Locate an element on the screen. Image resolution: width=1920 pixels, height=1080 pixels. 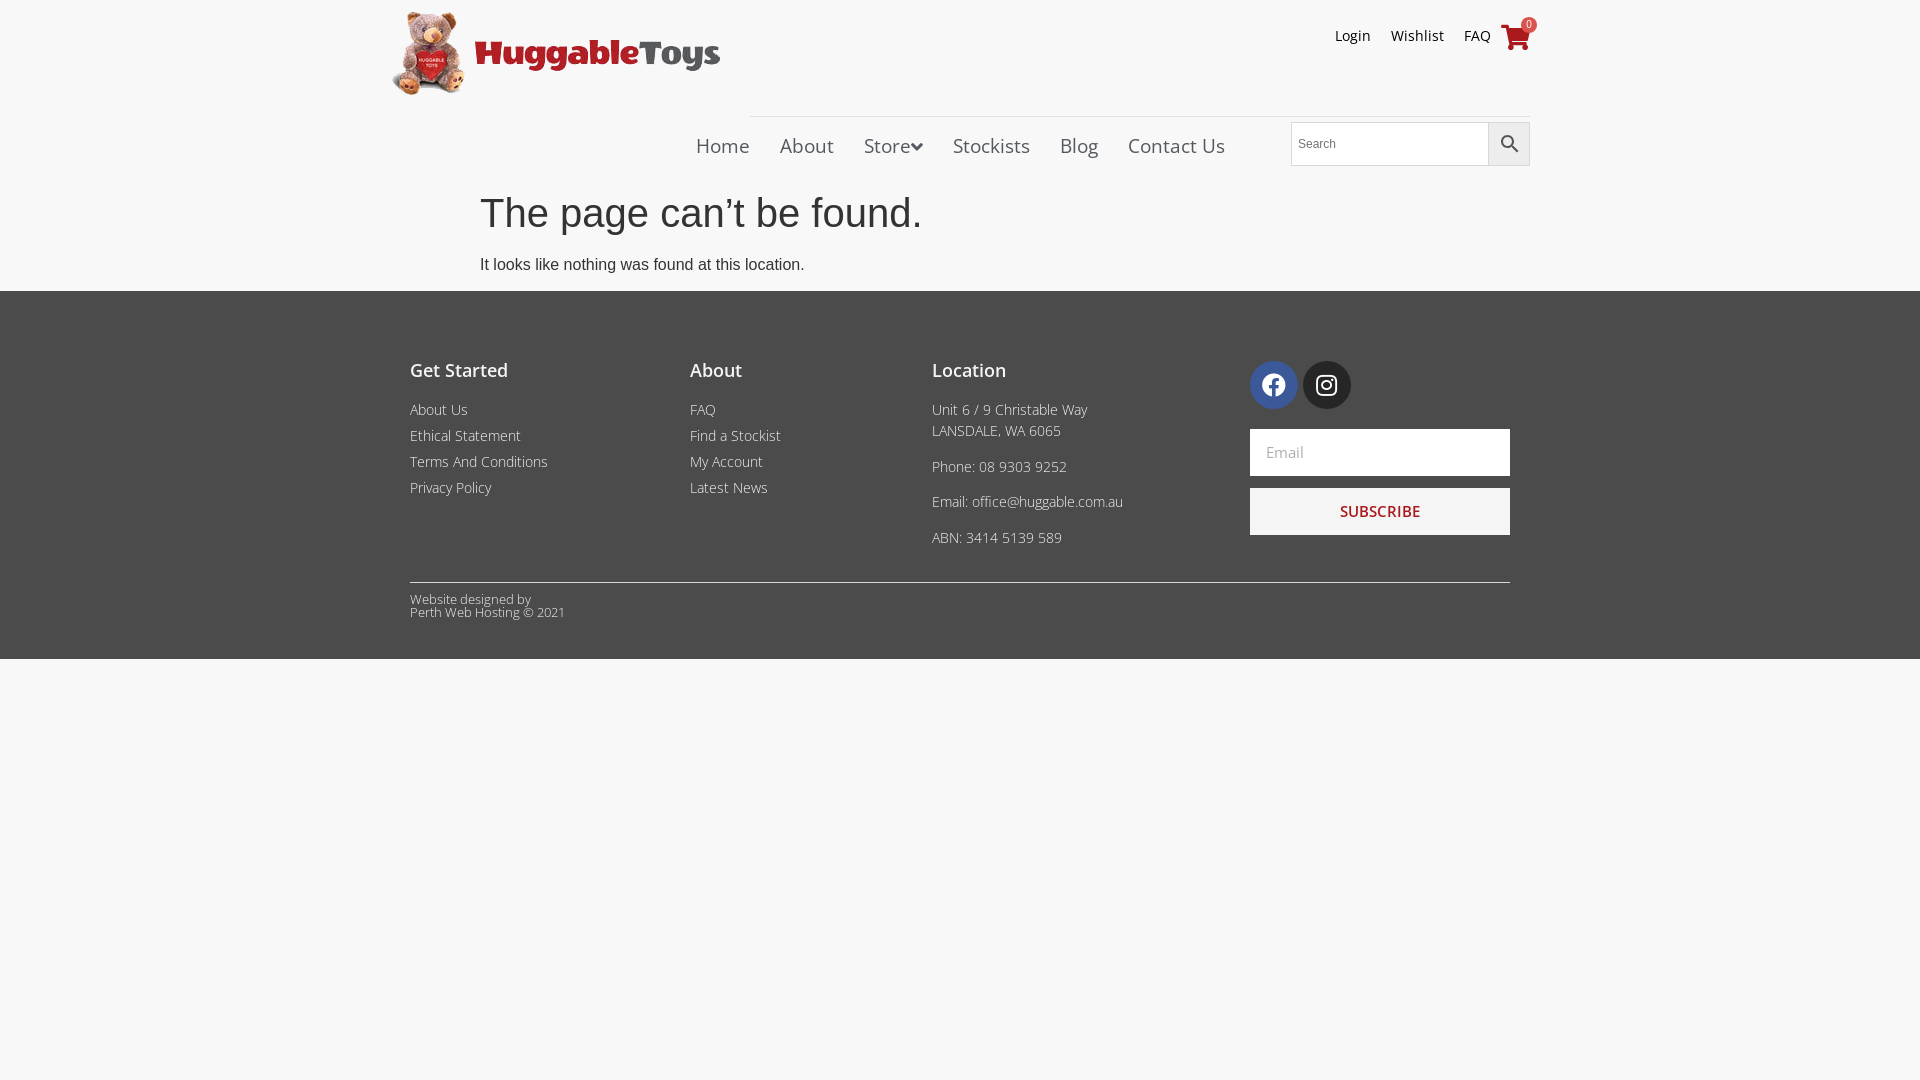
'SUBSCRIBE' is located at coordinates (1379, 510).